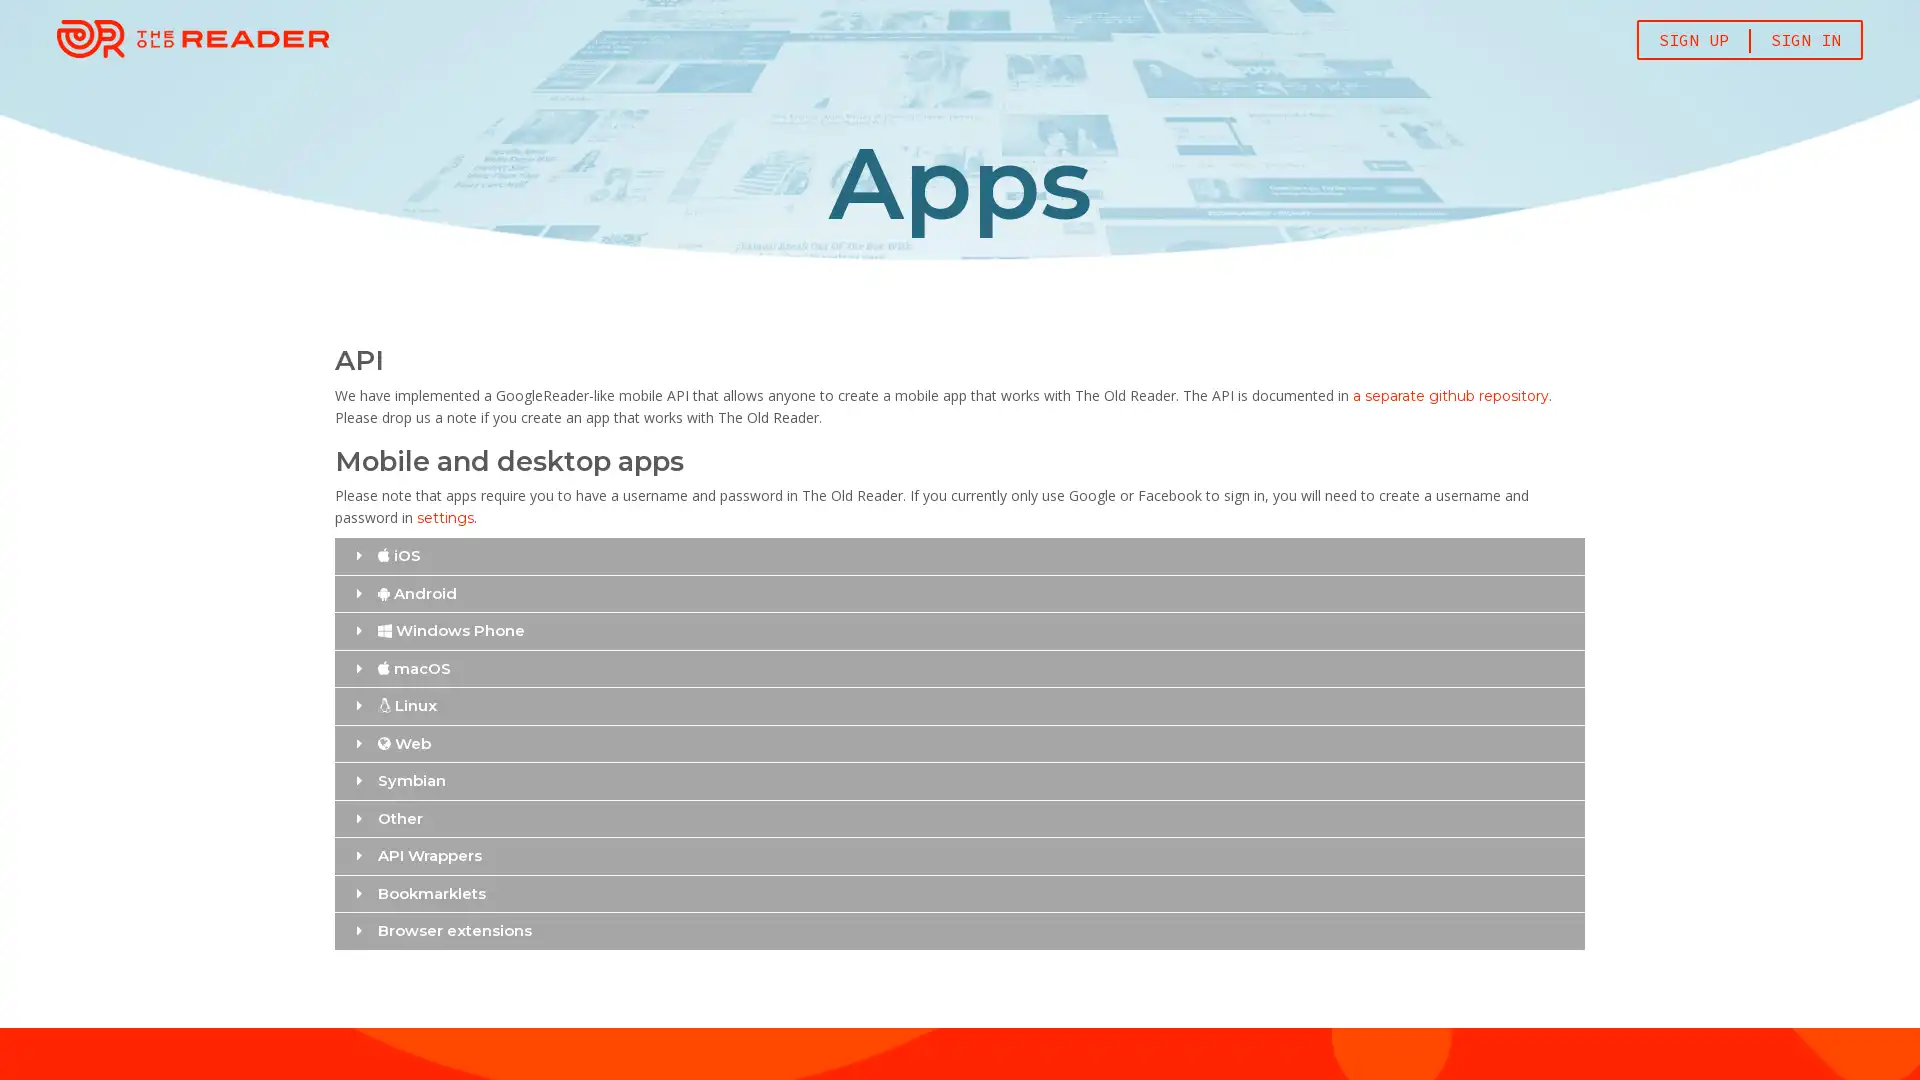 This screenshot has width=1920, height=1080. I want to click on Bookmarklets, so click(958, 892).